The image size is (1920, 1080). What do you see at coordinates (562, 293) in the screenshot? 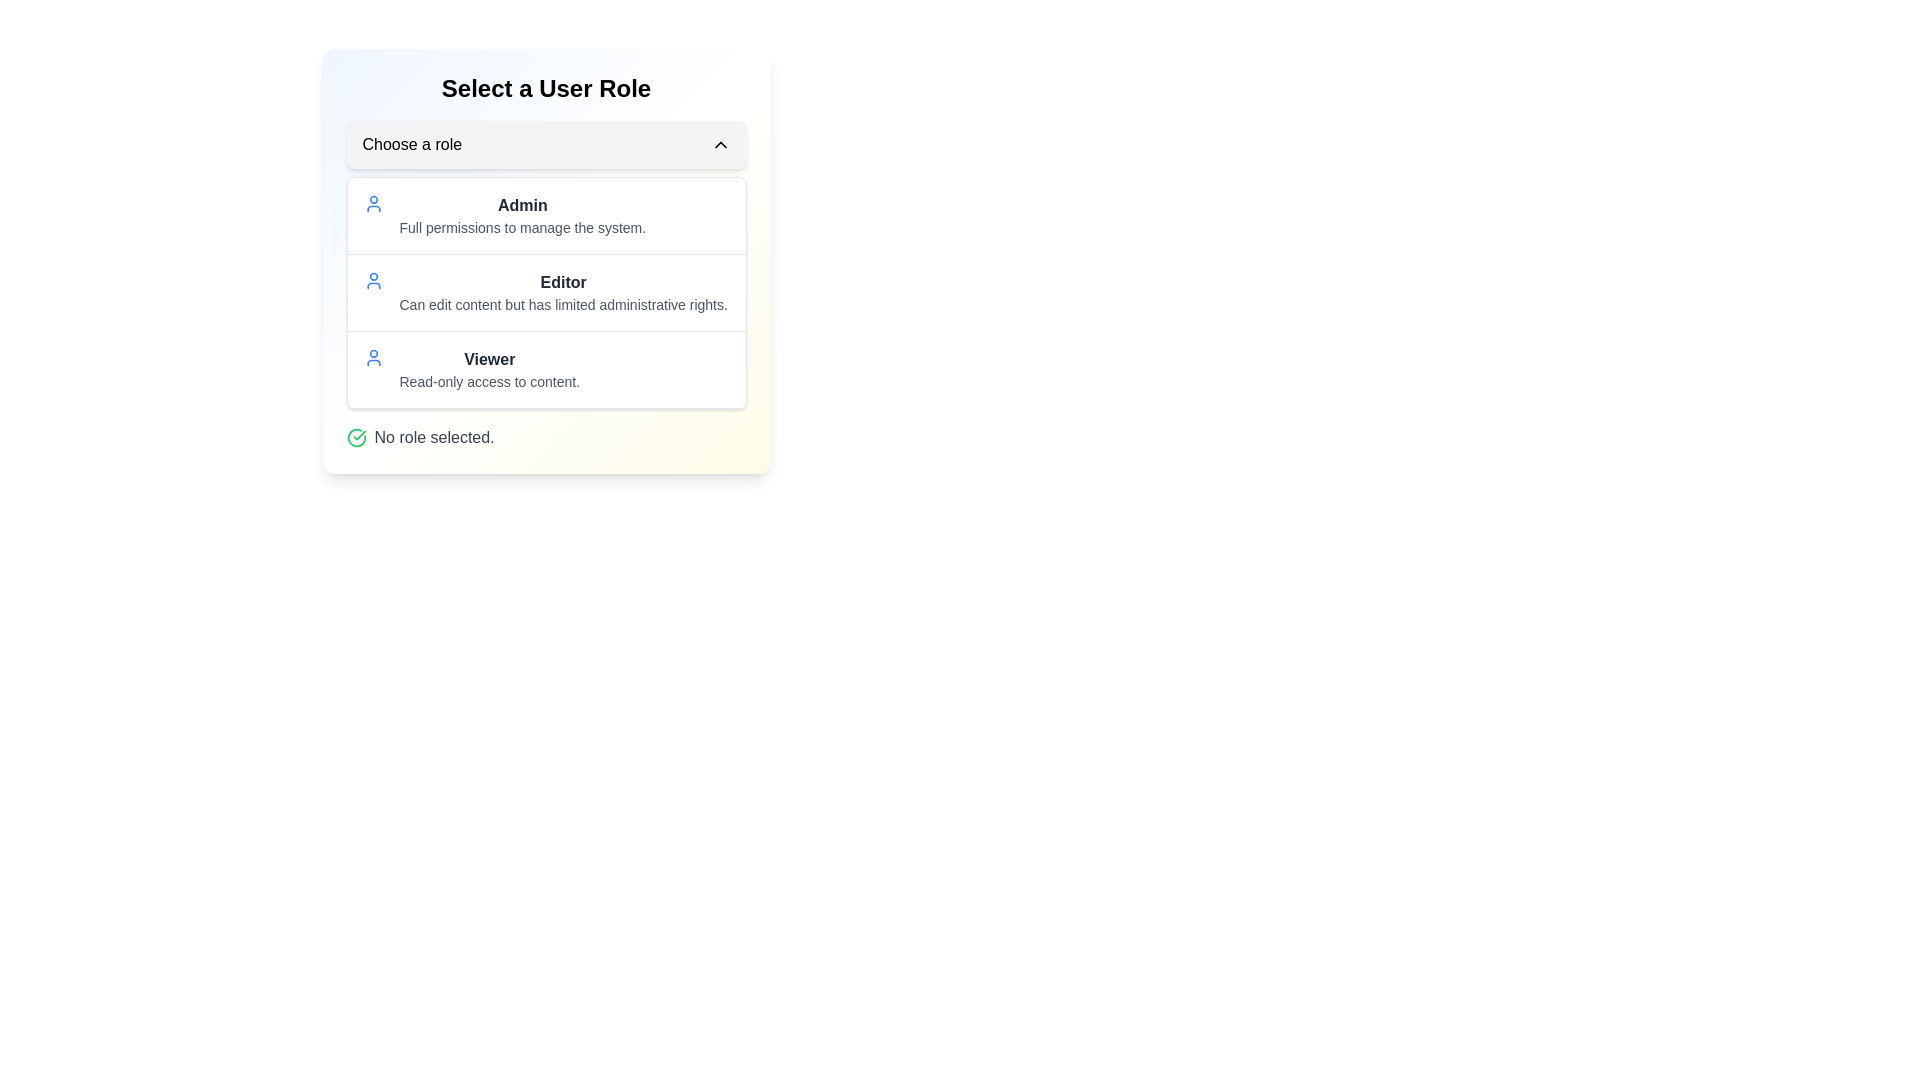
I see `text label representing the 'Editor' role option in the user role selection interface, which is the second item in a vertical list between 'Admin' and 'Viewer'` at bounding box center [562, 293].